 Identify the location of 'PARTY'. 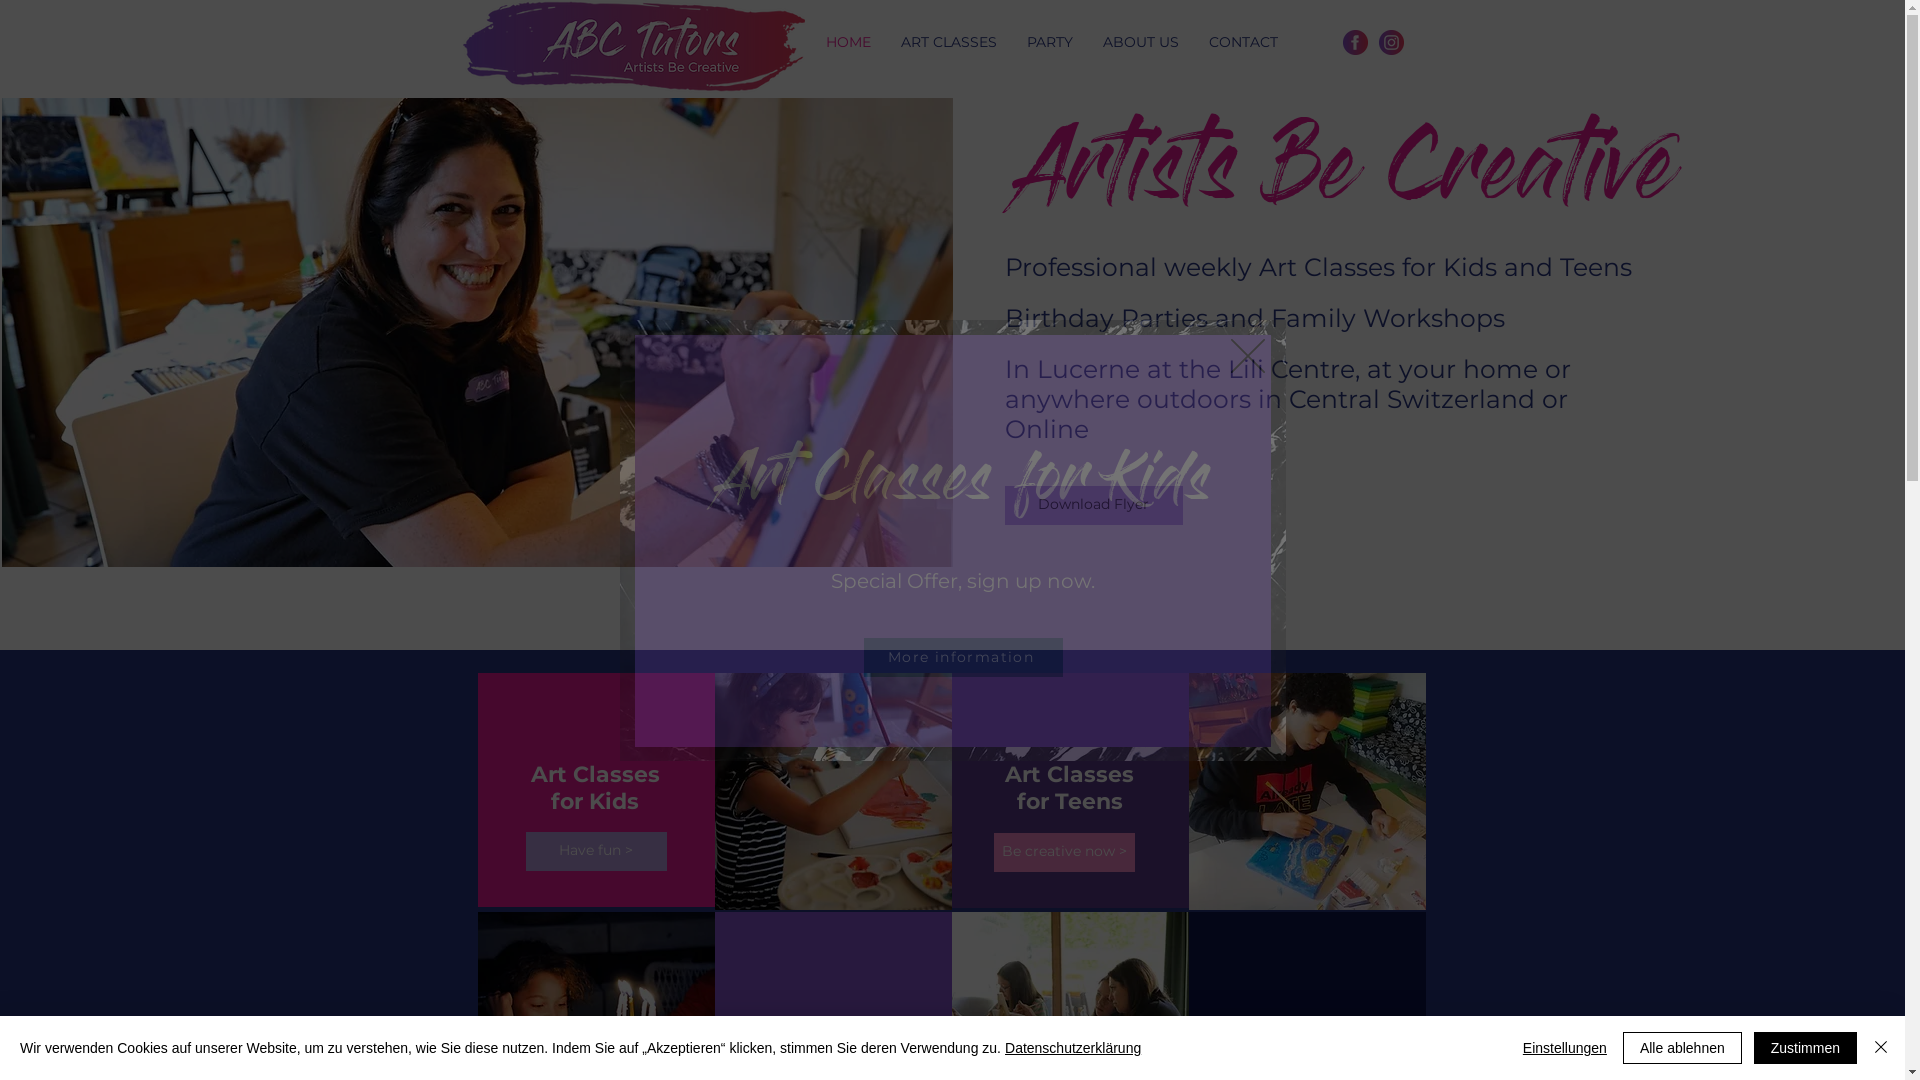
(1049, 42).